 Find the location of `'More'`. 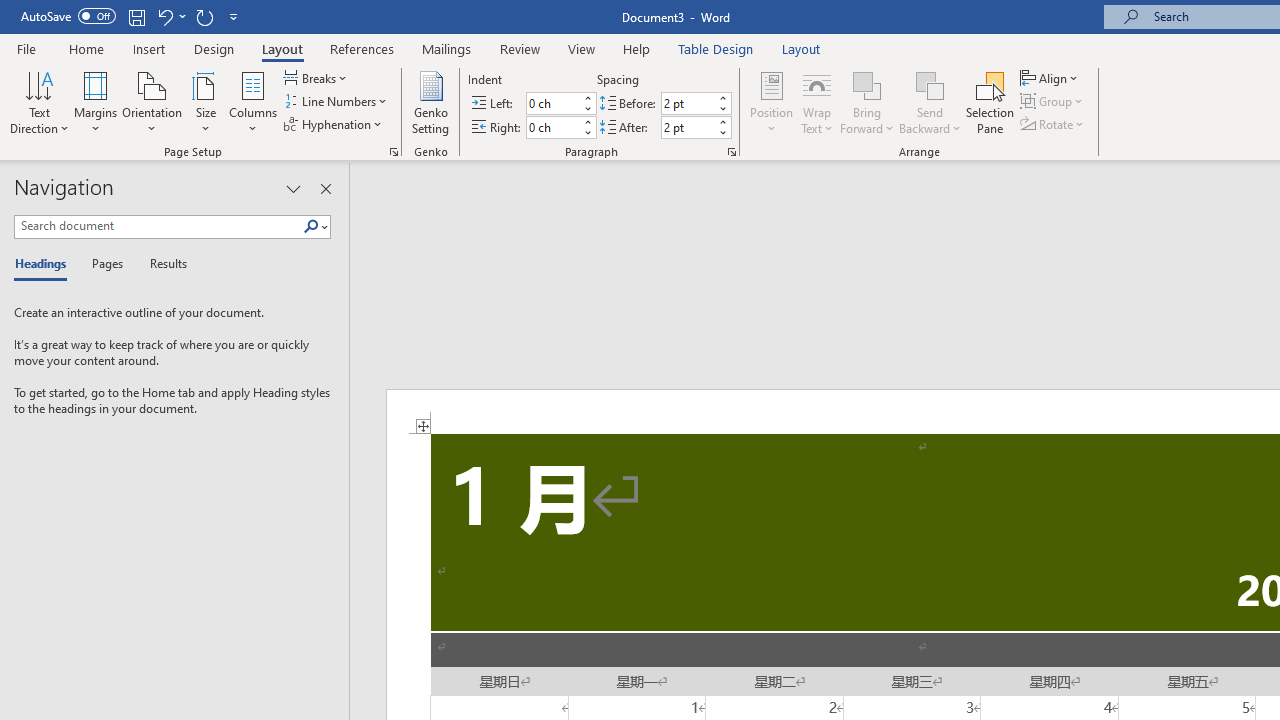

'More' is located at coordinates (721, 121).